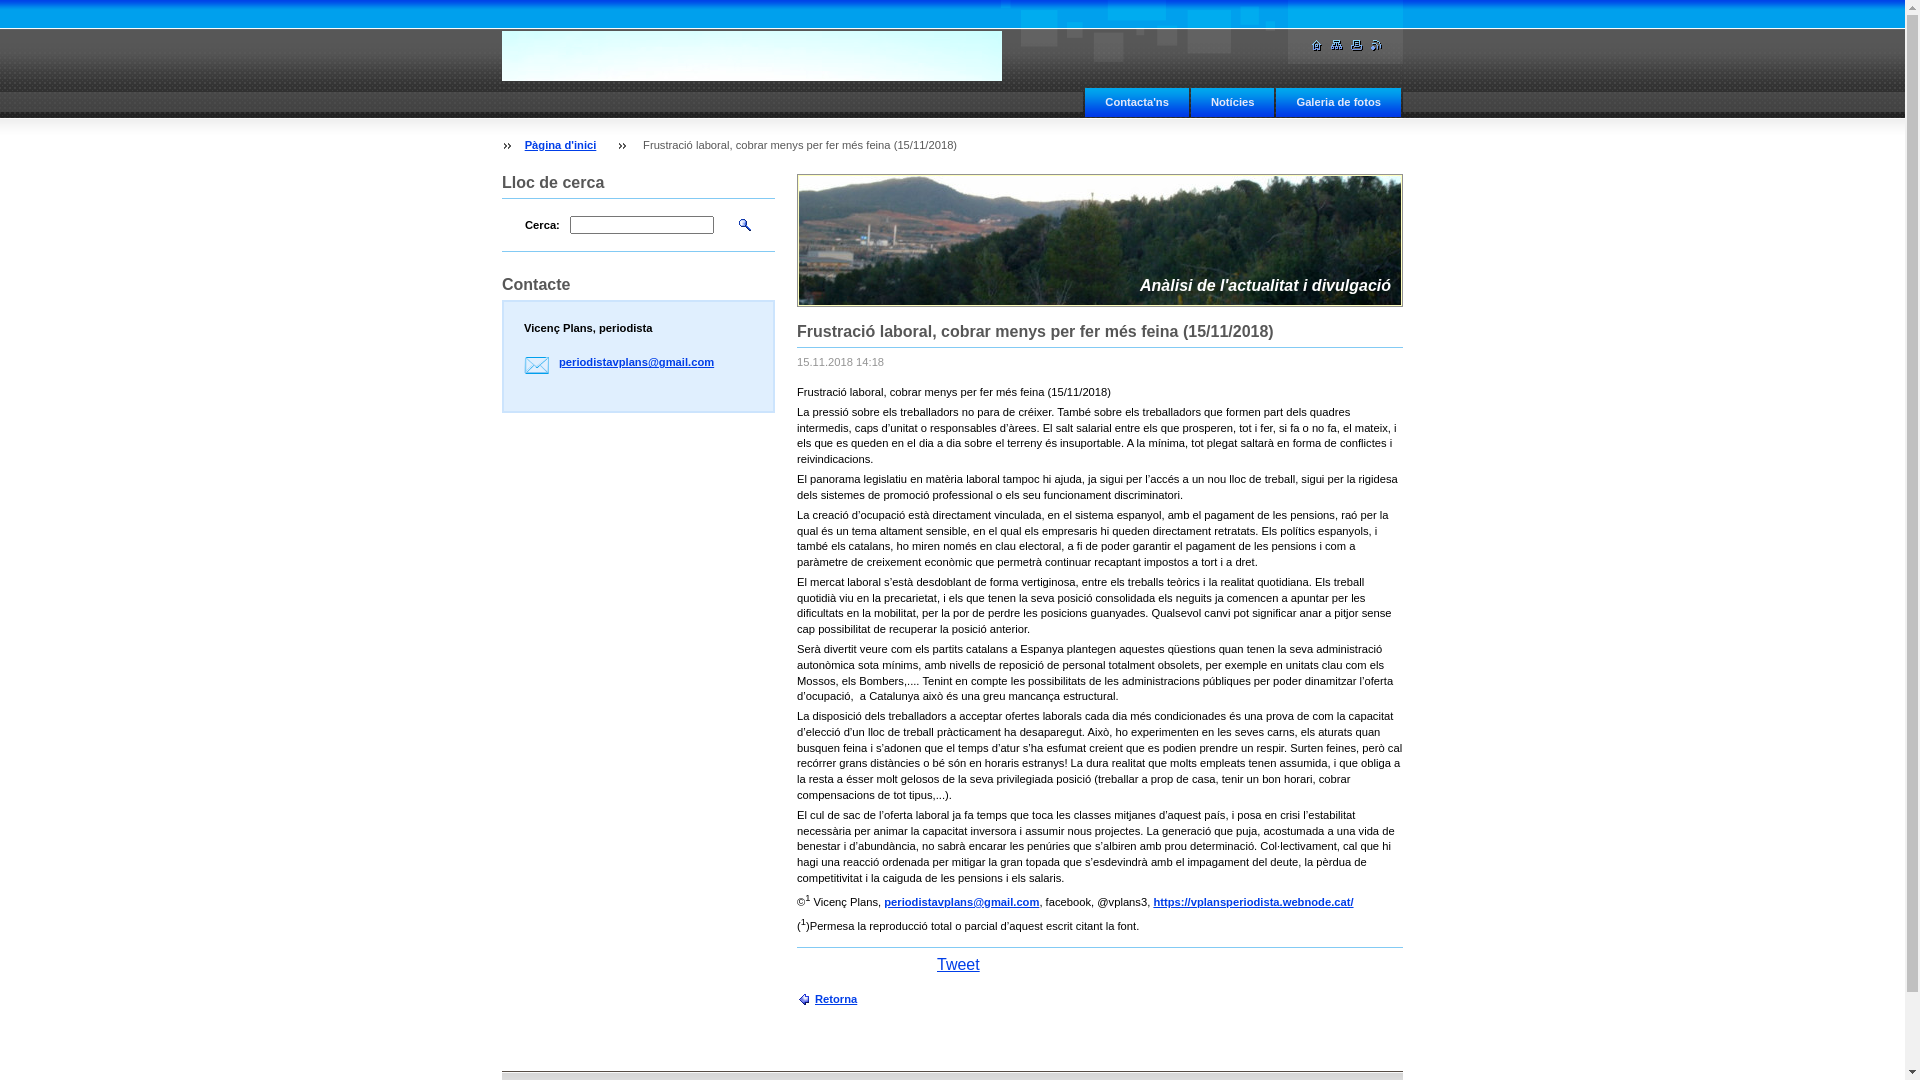 Image resolution: width=1920 pixels, height=1080 pixels. I want to click on 'periodistavplans@gmail.com', so click(961, 902).